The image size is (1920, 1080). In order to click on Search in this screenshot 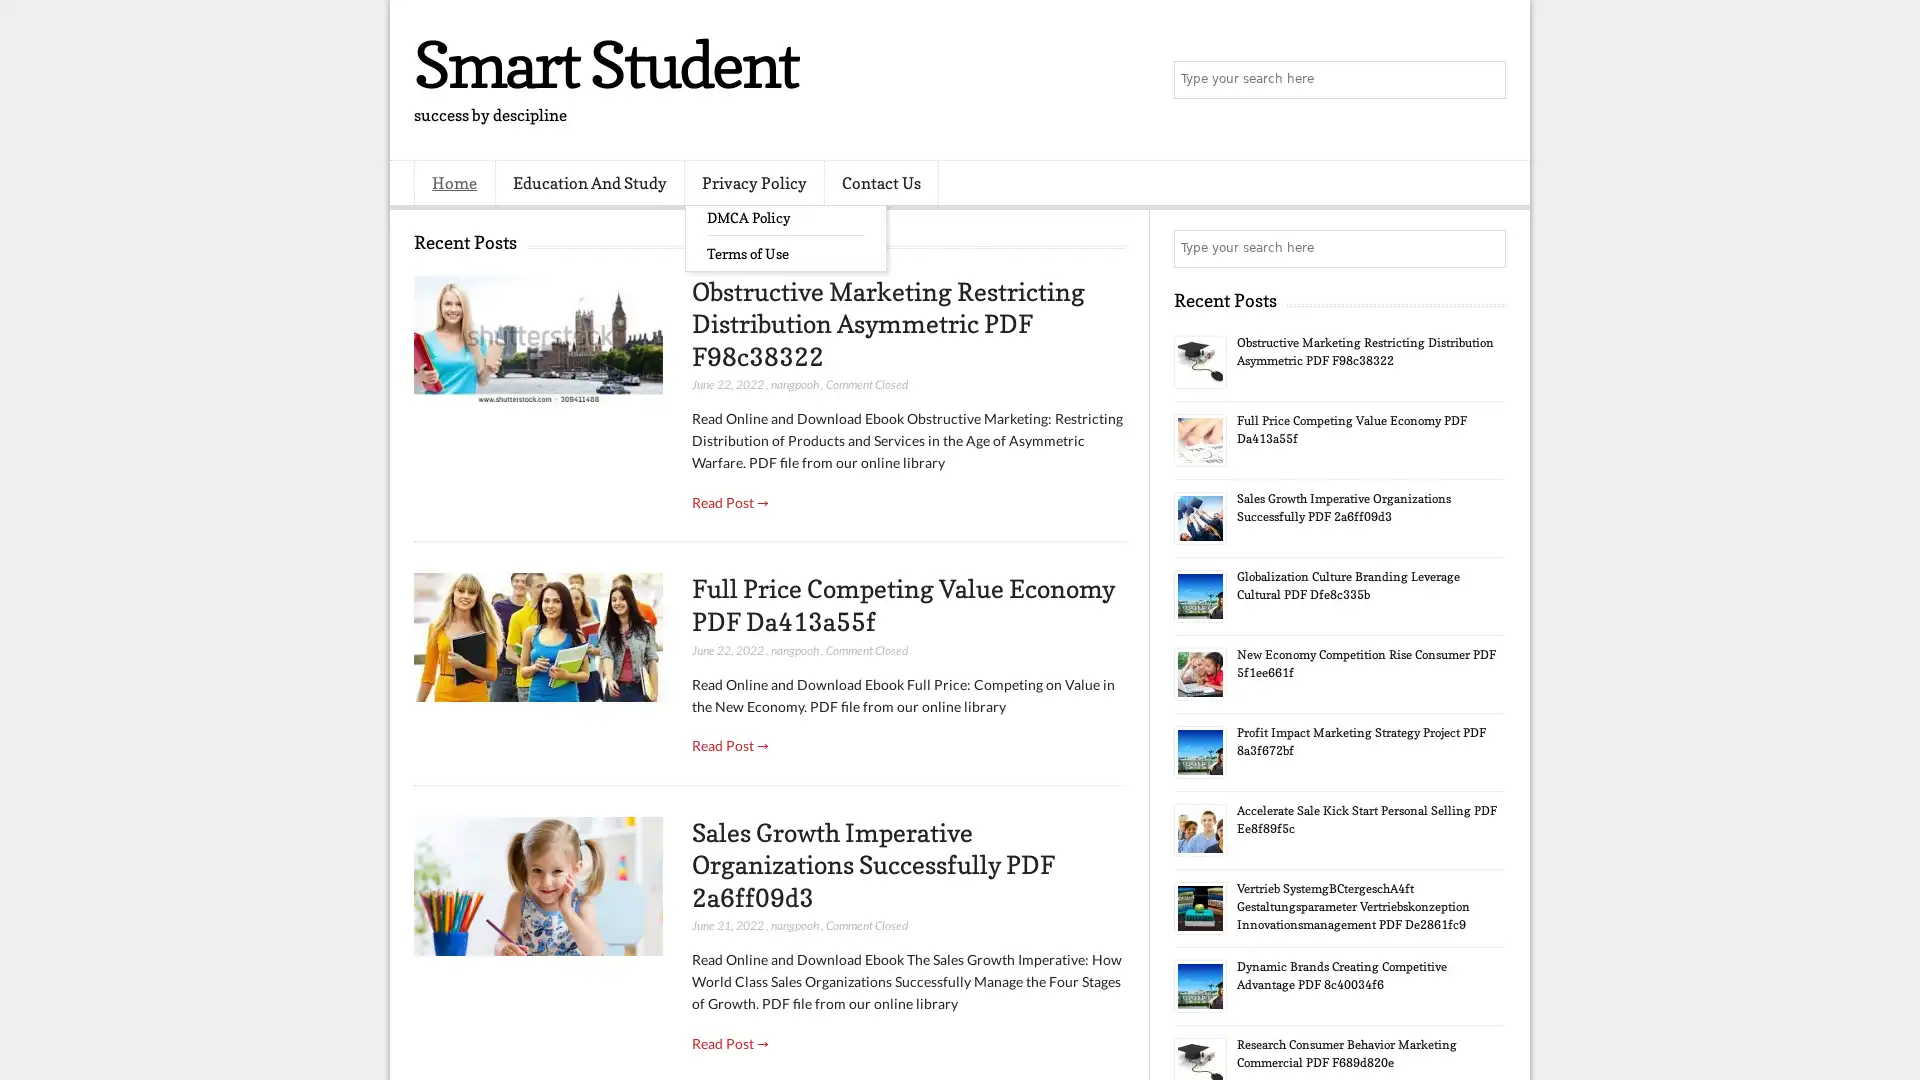, I will do `click(1485, 80)`.